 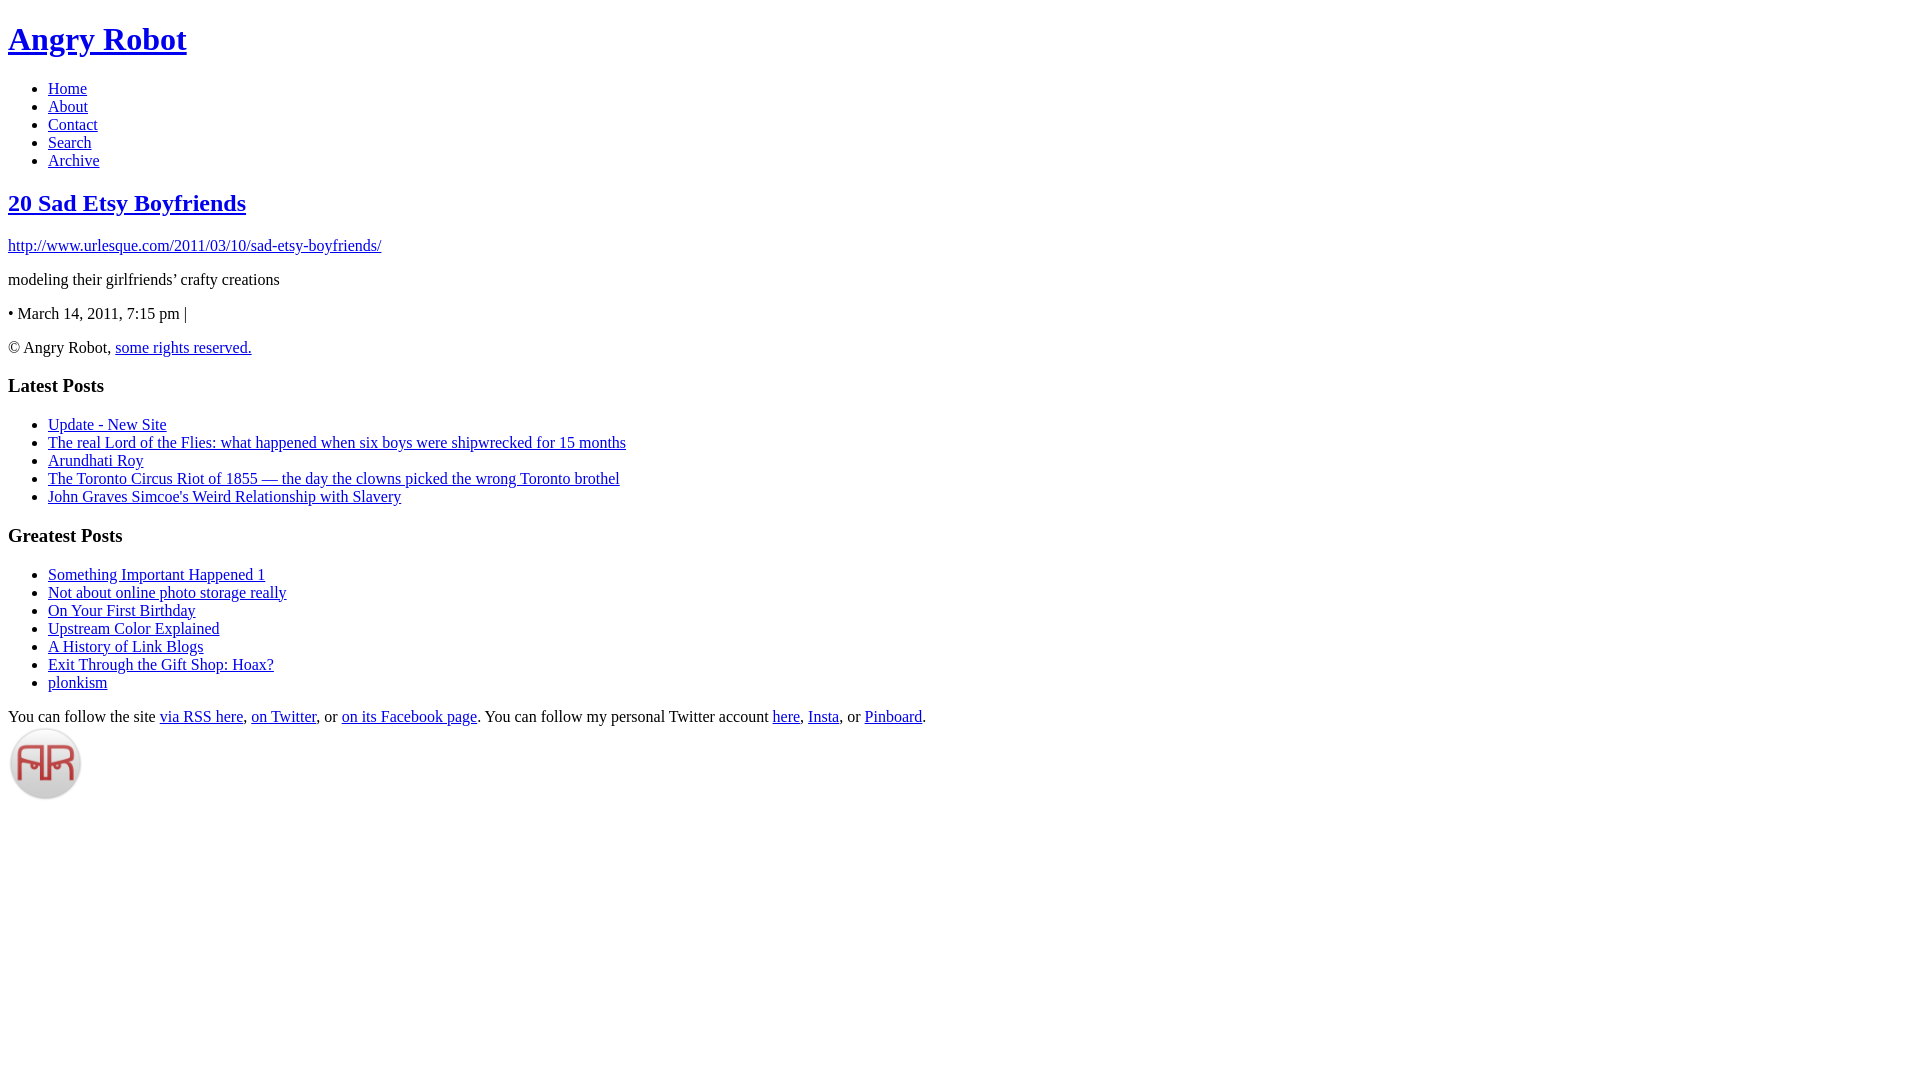 What do you see at coordinates (70, 141) in the screenshot?
I see `'Search'` at bounding box center [70, 141].